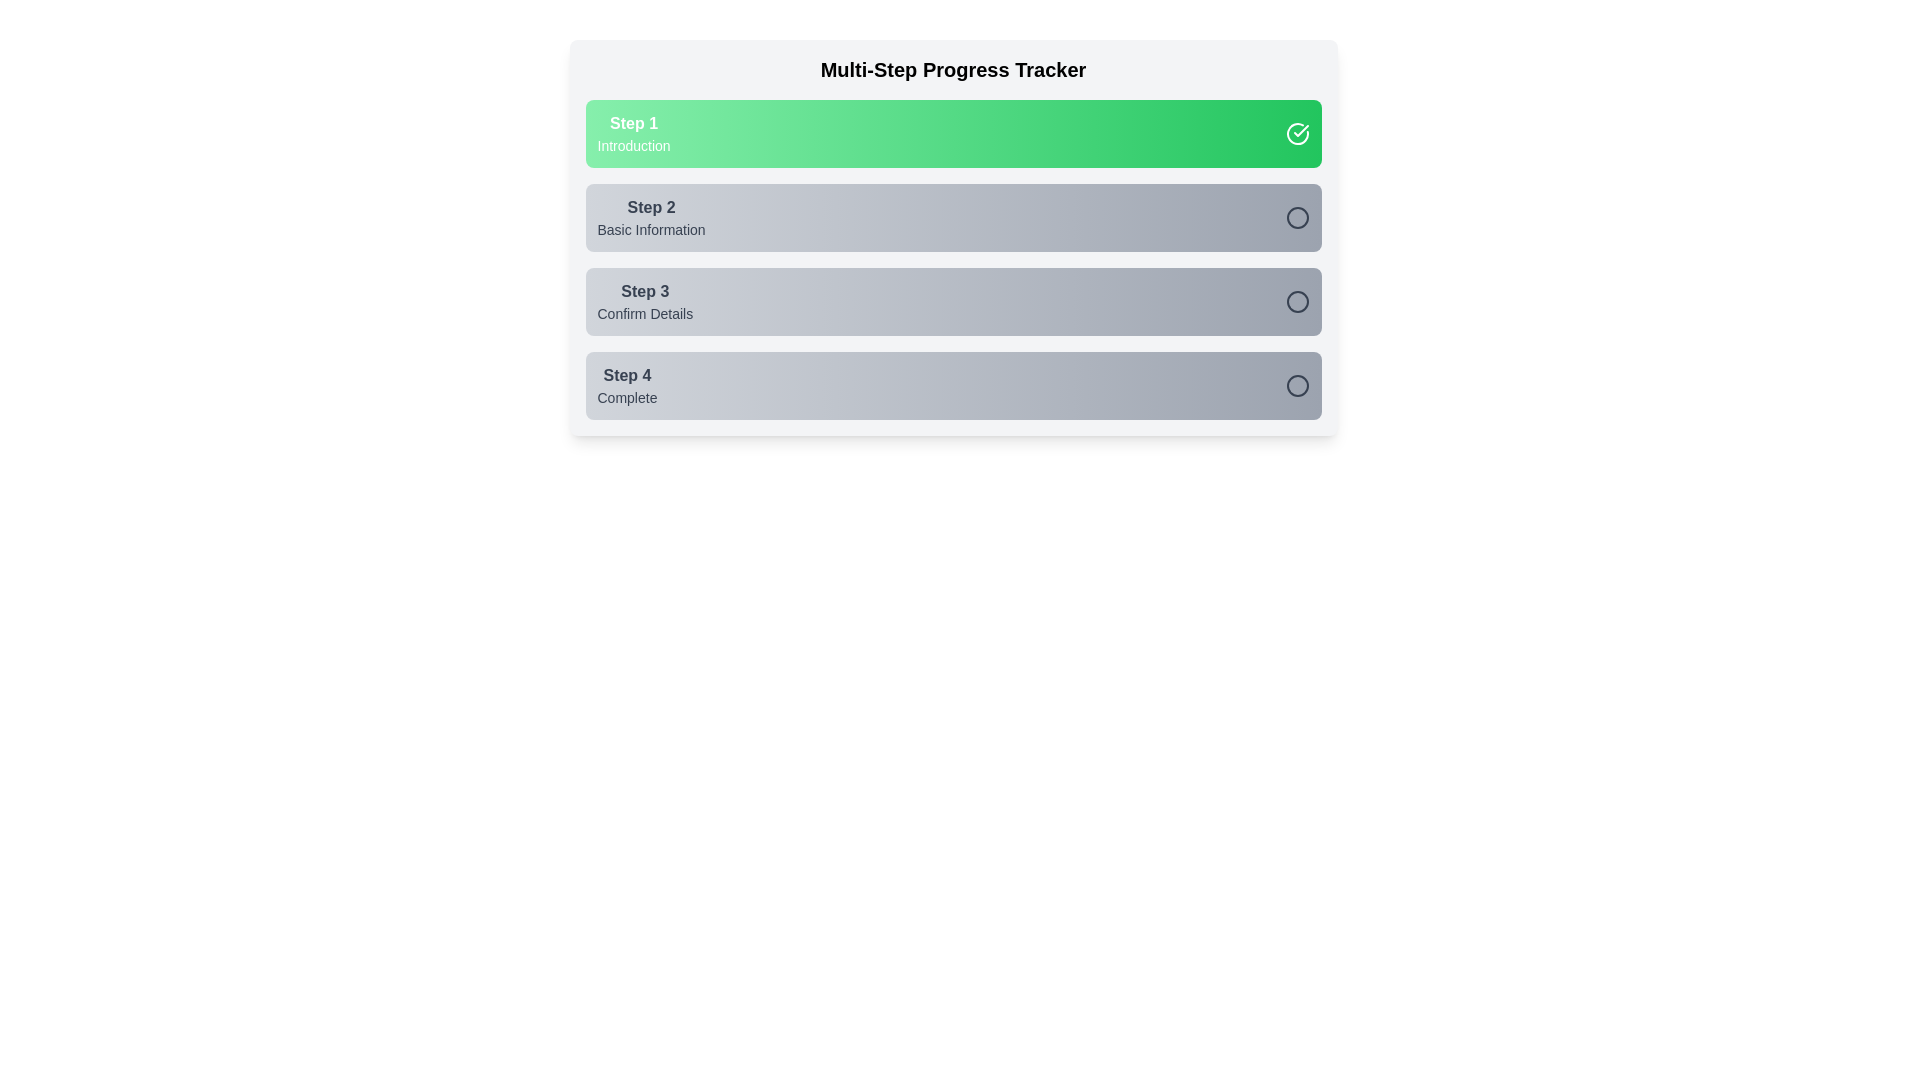 This screenshot has width=1920, height=1080. Describe the element at coordinates (626, 397) in the screenshot. I see `the text label 'Complete' located in the bottom-left corner of the 'Step 4' box in the progress tracker interface` at that location.